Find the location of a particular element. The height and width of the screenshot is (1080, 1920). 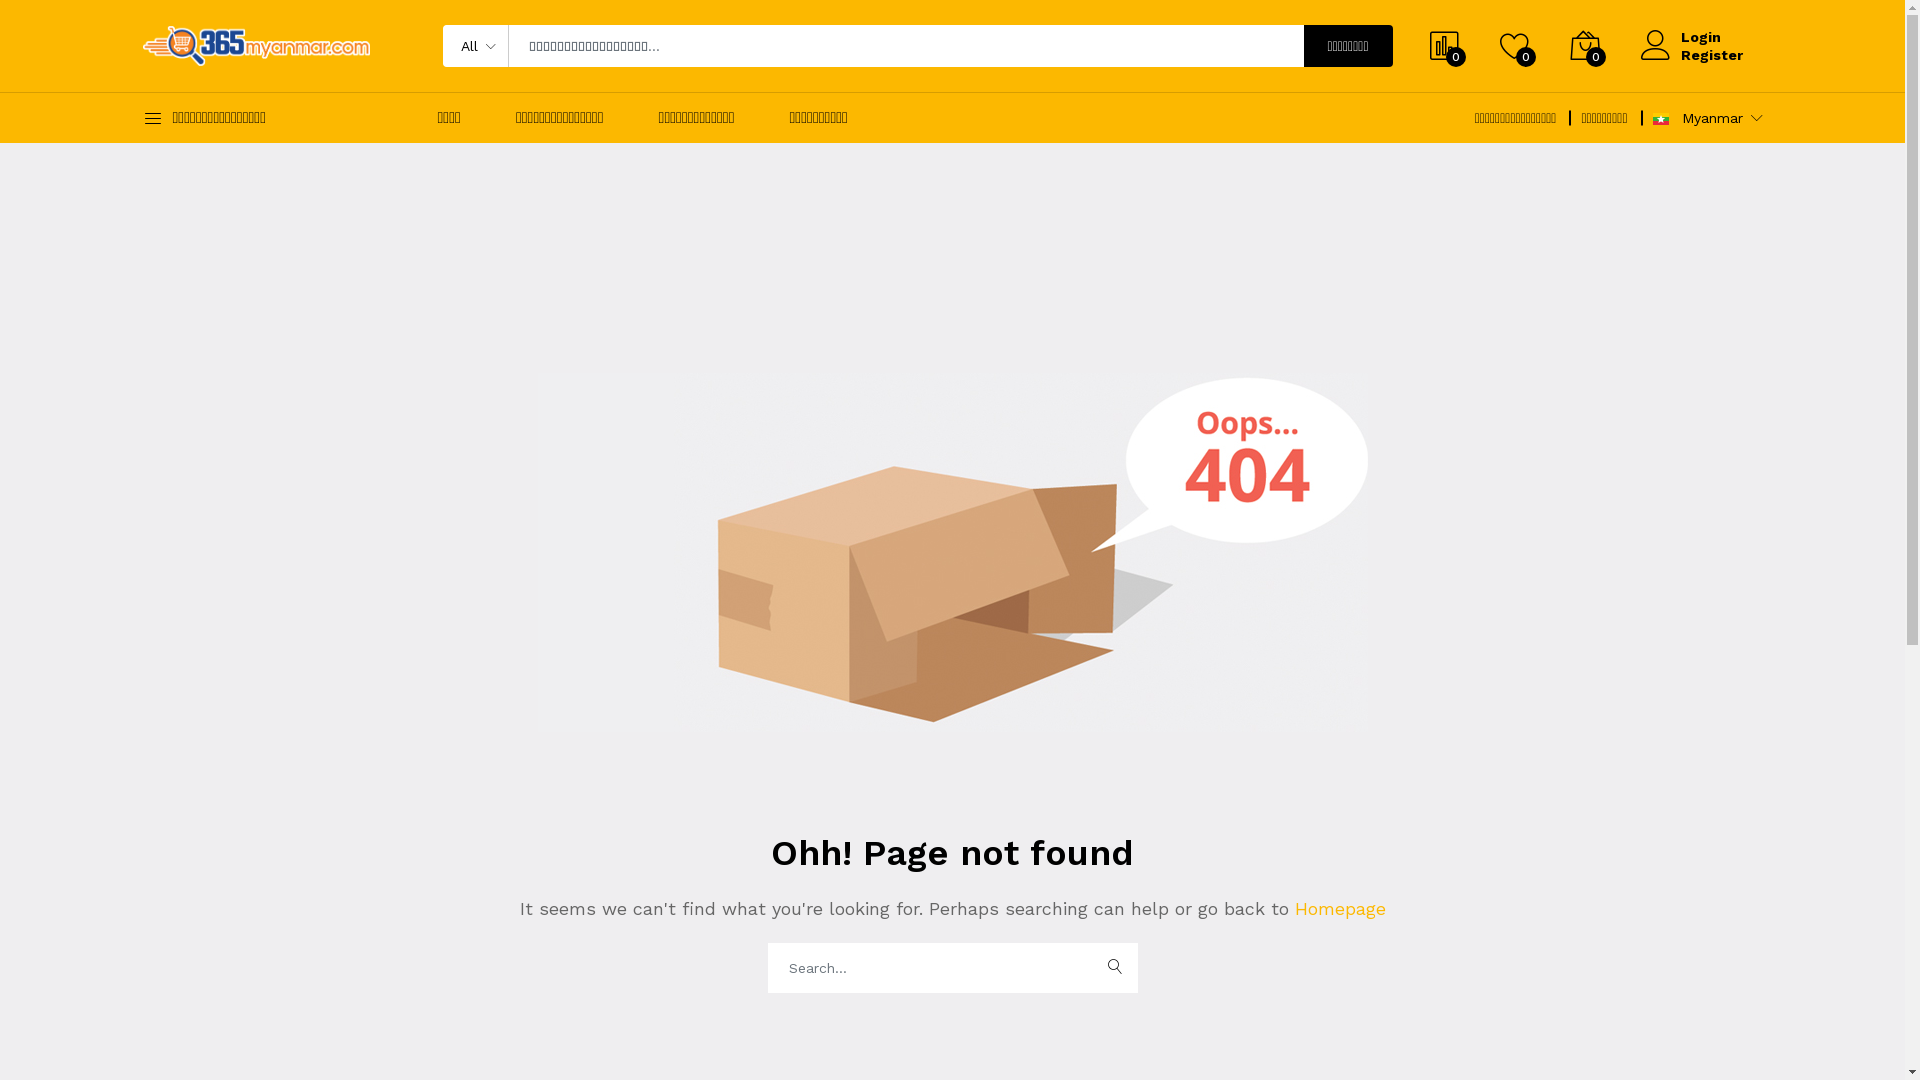

'0' is located at coordinates (1568, 45).